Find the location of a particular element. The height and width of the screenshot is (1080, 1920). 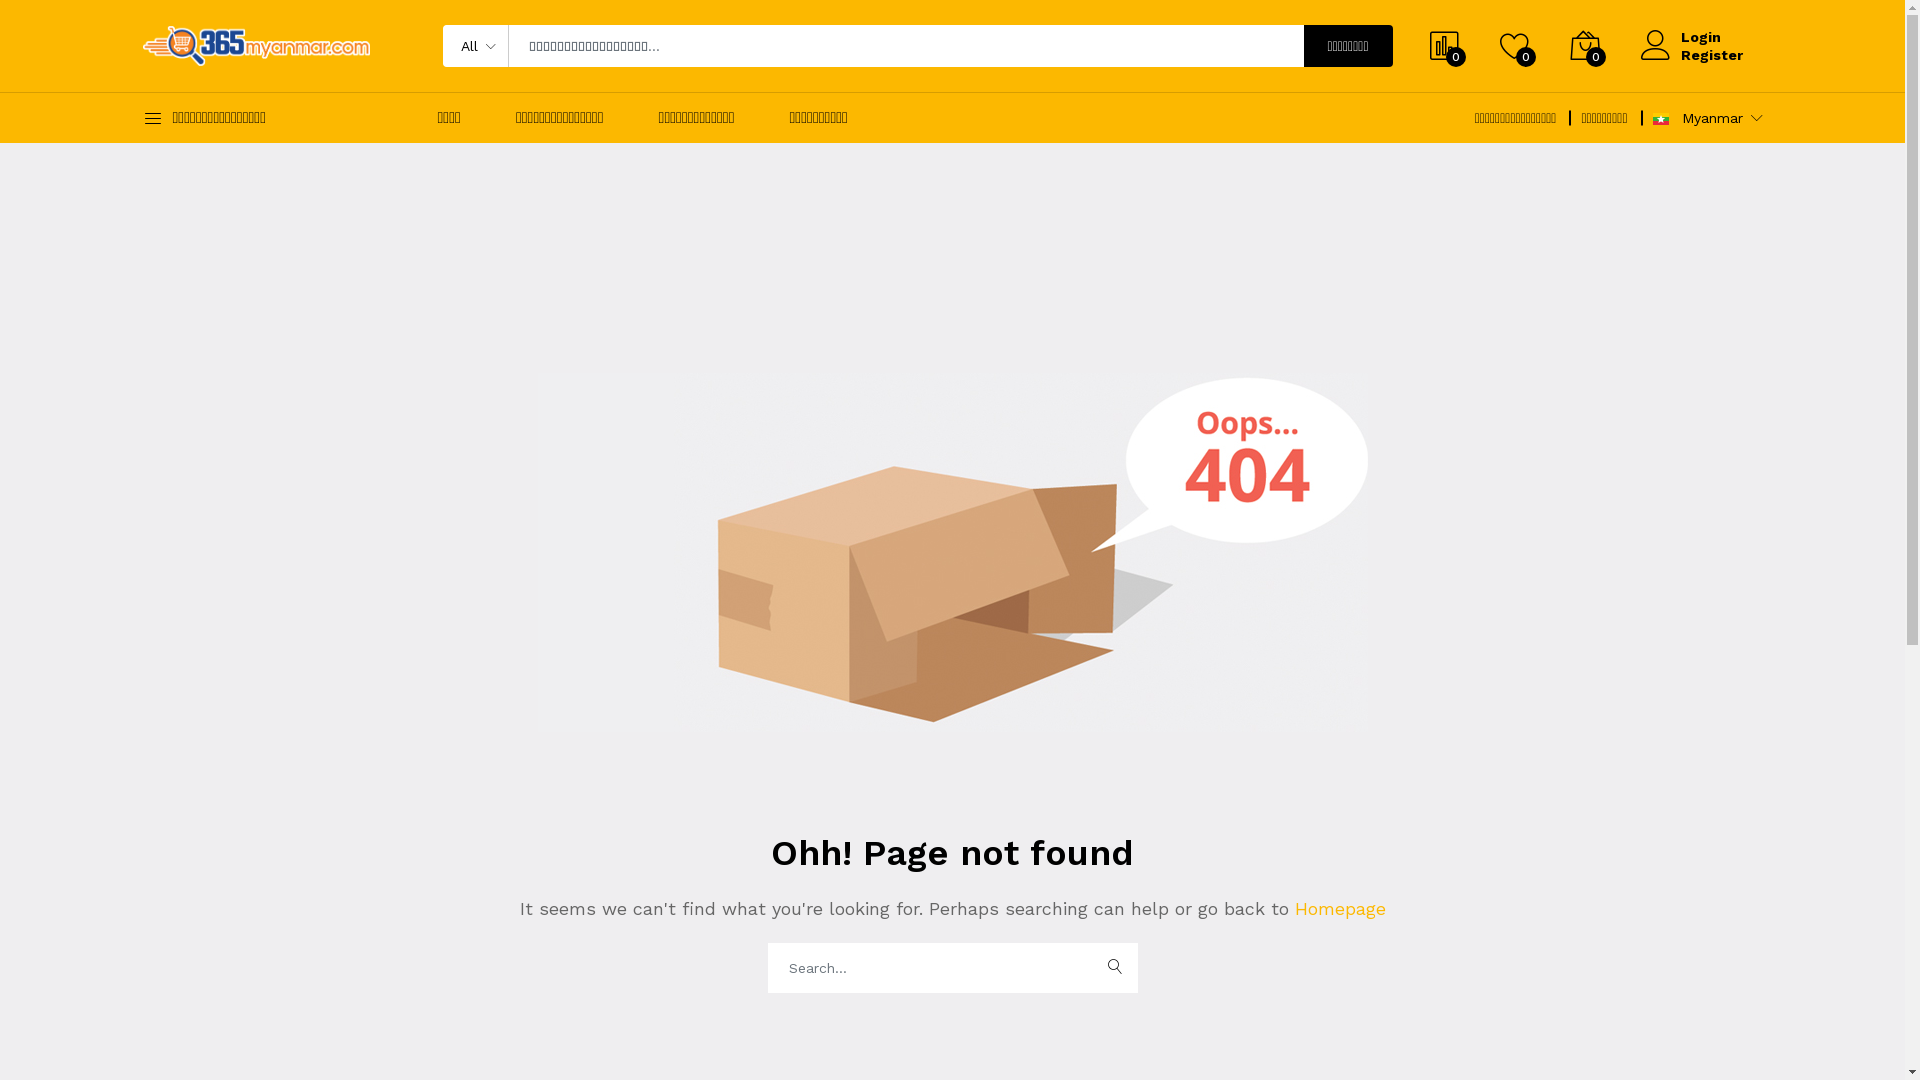

'0' is located at coordinates (1568, 45).